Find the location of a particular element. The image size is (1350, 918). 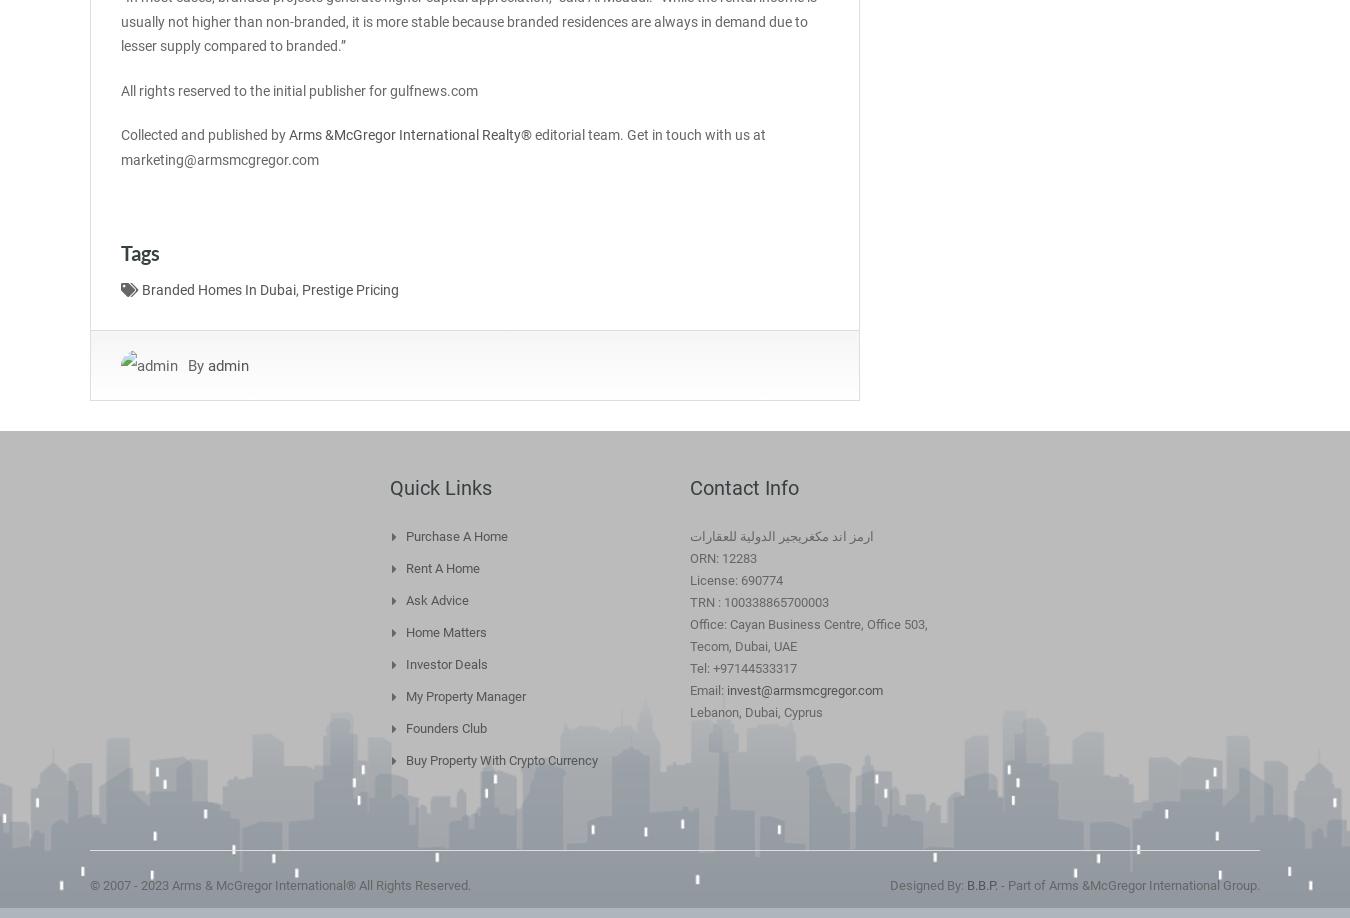

'Tel: +97144533317' is located at coordinates (742, 667).